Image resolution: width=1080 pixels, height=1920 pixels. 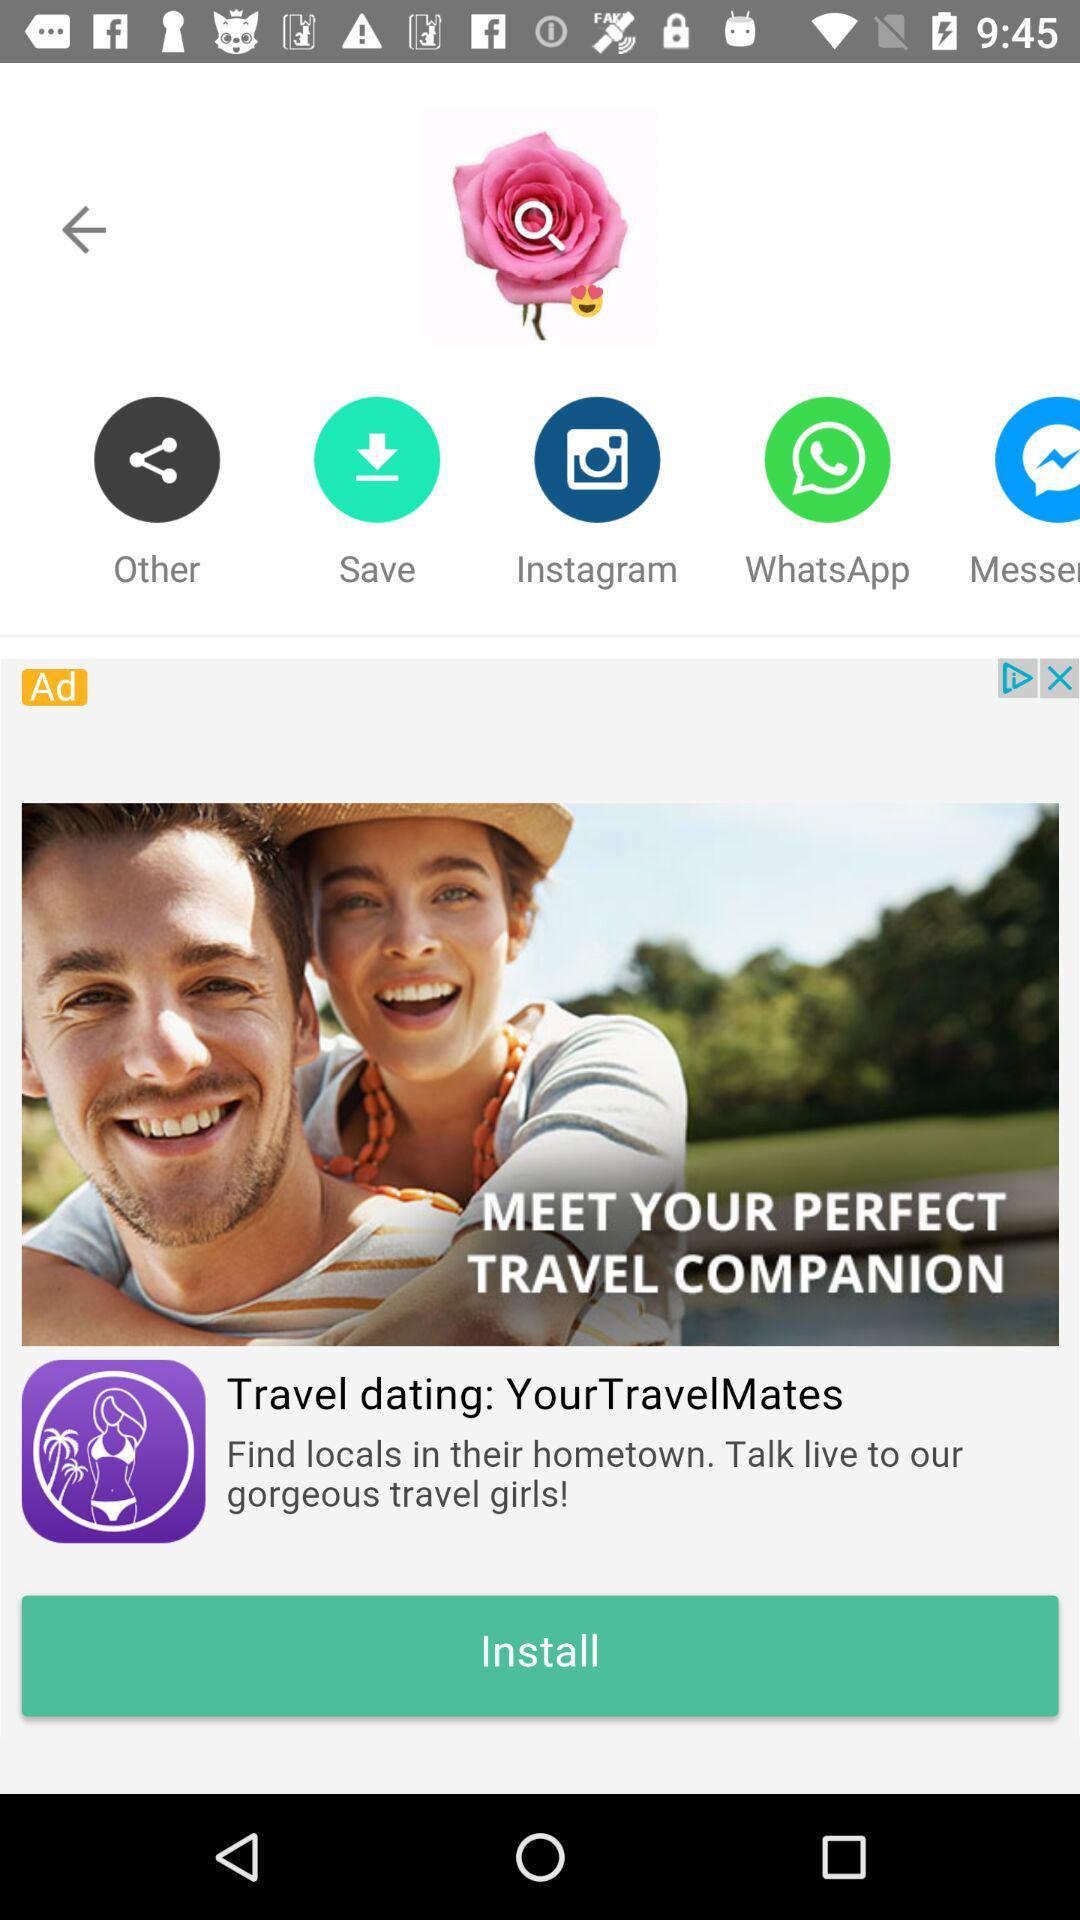 What do you see at coordinates (83, 229) in the screenshot?
I see `go back` at bounding box center [83, 229].